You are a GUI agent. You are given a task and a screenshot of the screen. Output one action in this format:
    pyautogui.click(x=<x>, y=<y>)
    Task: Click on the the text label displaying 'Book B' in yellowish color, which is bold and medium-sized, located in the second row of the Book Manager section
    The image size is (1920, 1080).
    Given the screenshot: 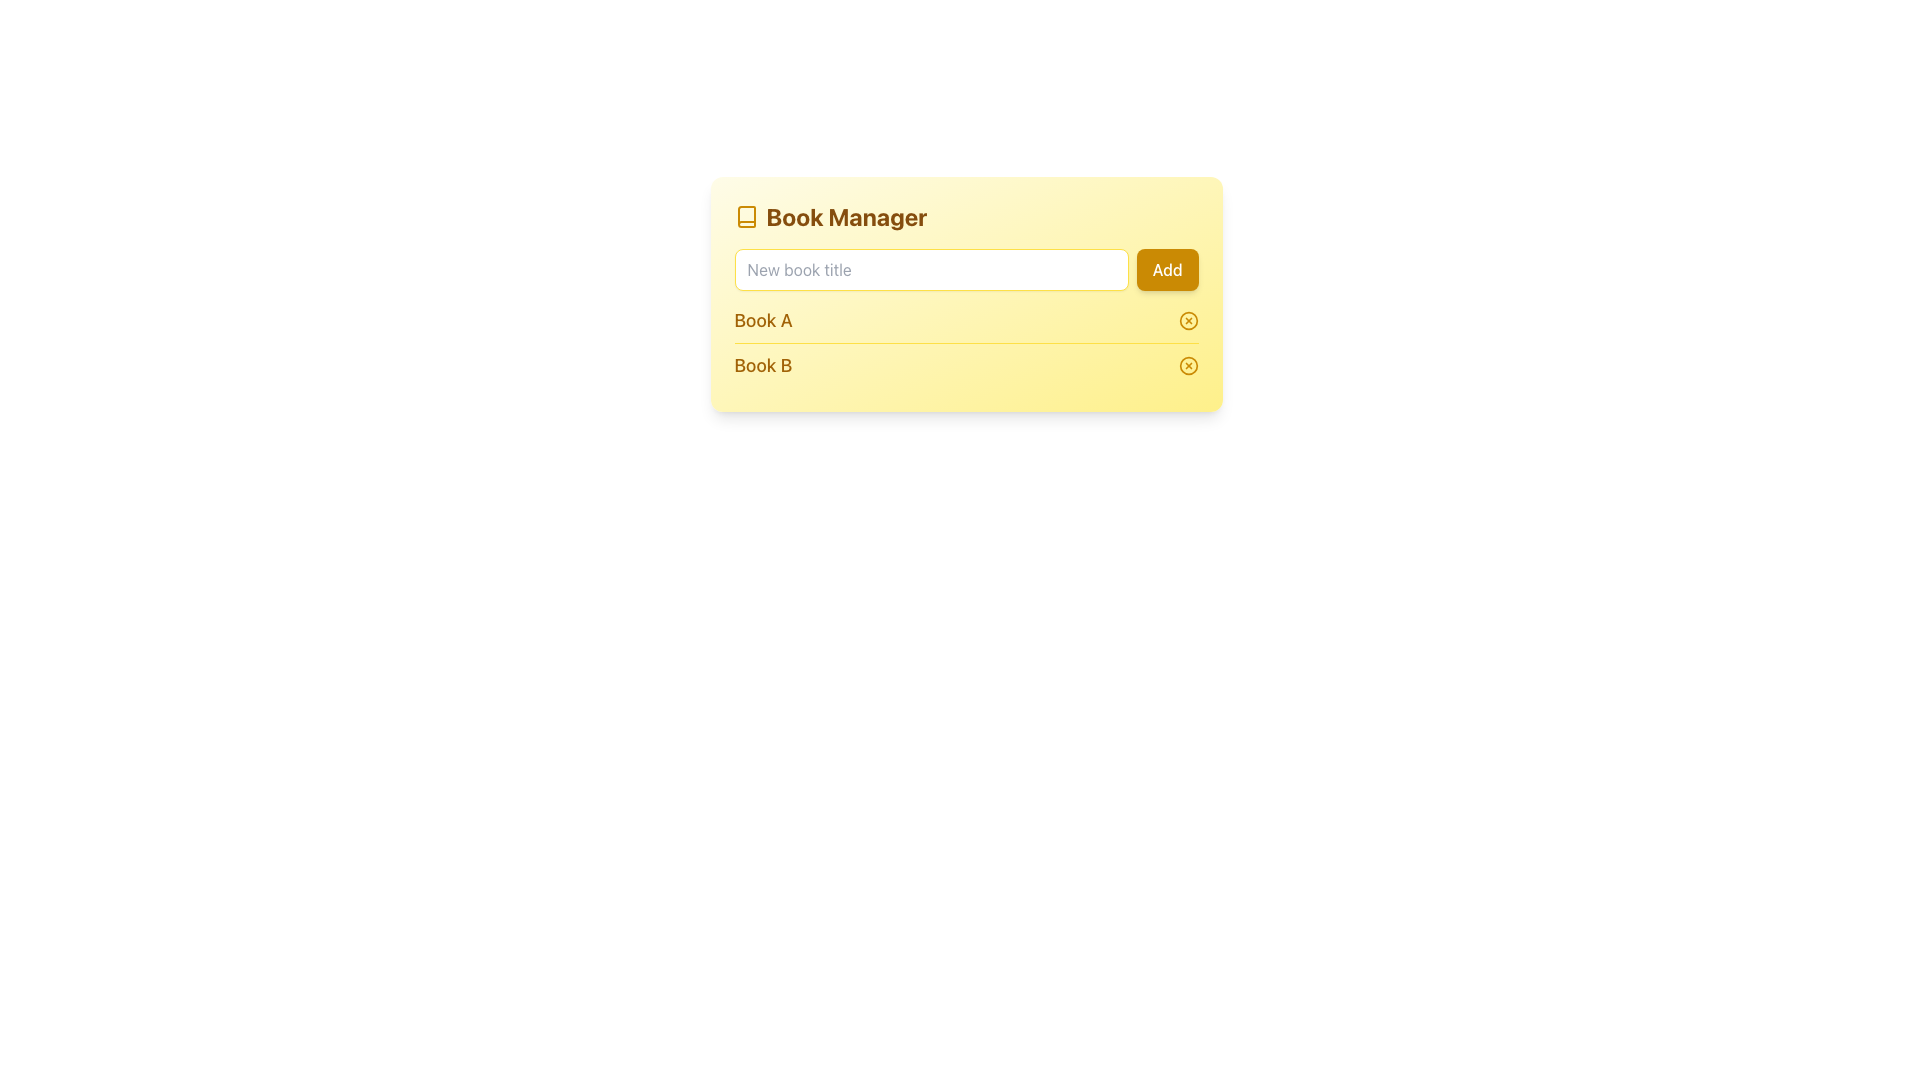 What is the action you would take?
    pyautogui.click(x=762, y=366)
    